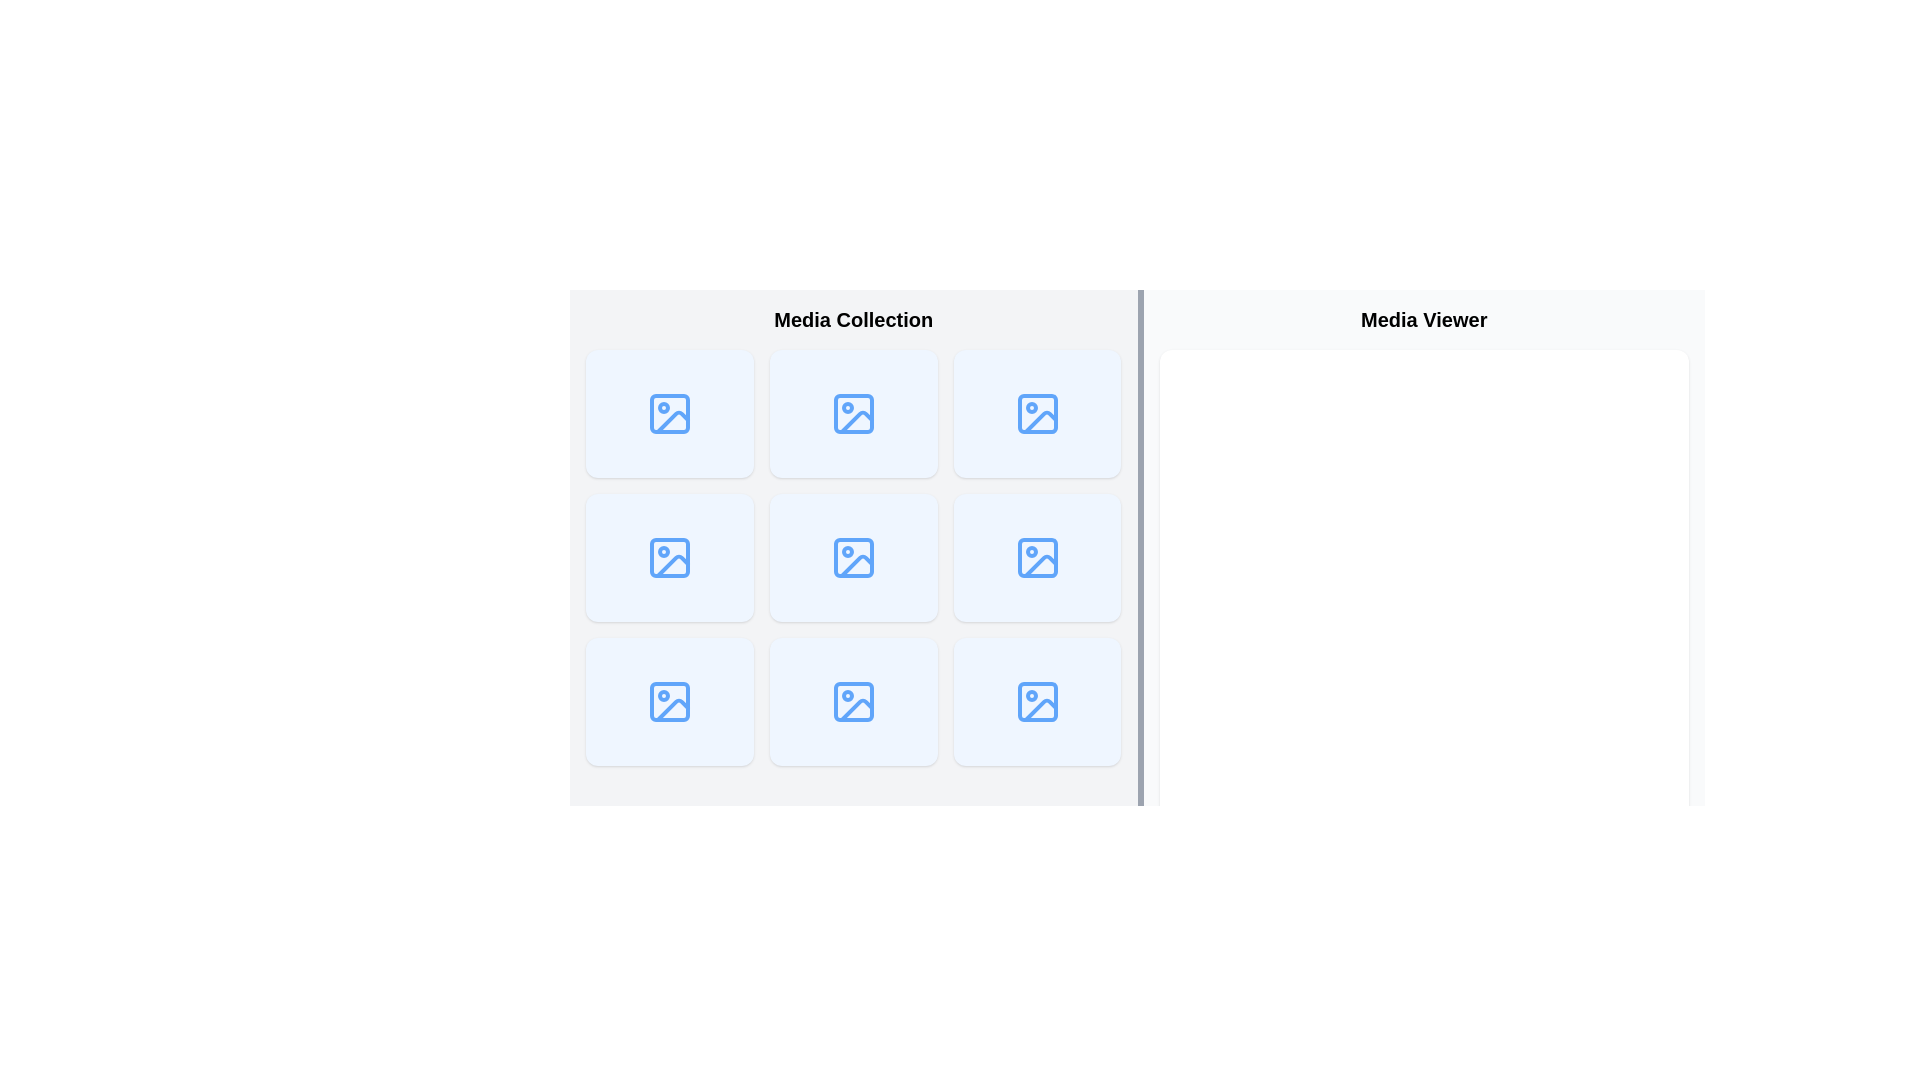  Describe the element at coordinates (1037, 558) in the screenshot. I see `the light blue rectangular icon in the Media Collection, which is the middle icon in the third row of a 3x3 grid` at that location.